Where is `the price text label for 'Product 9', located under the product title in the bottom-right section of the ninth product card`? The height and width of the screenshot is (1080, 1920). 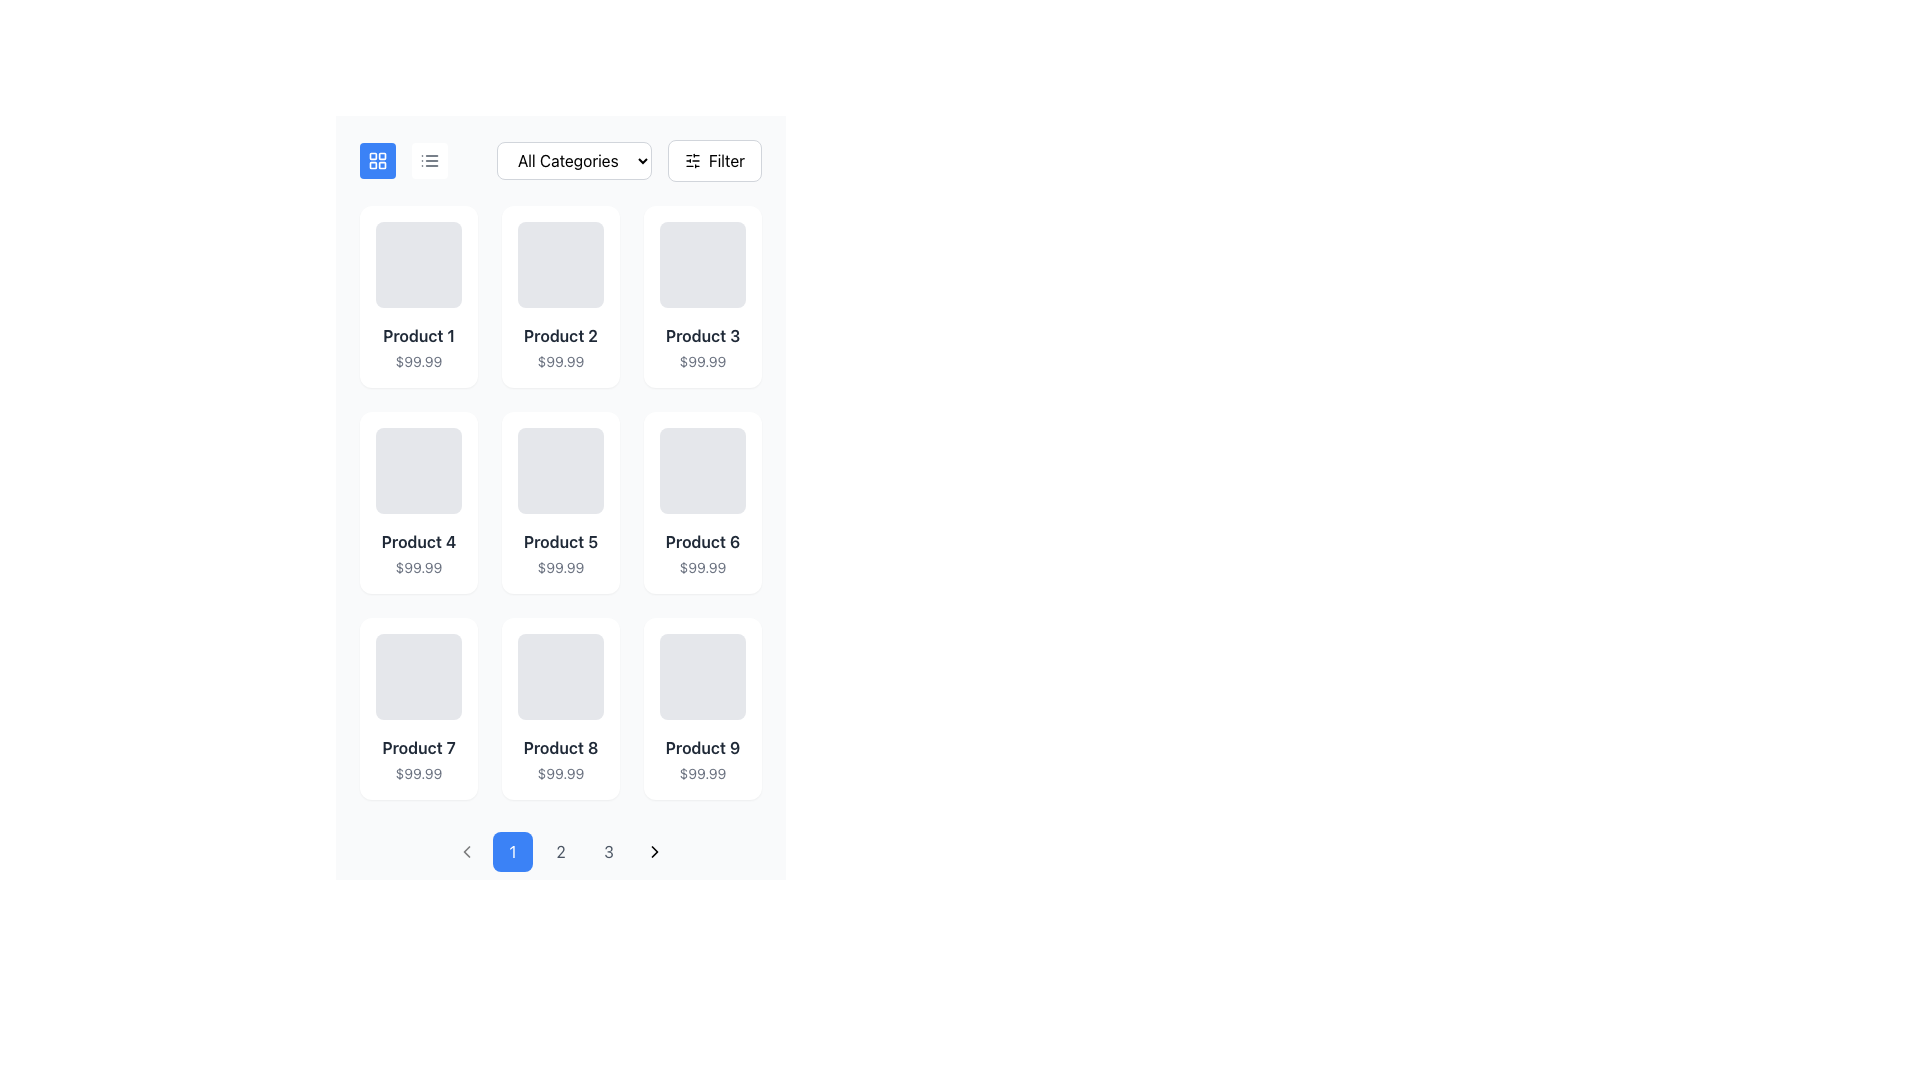
the price text label for 'Product 9', located under the product title in the bottom-right section of the ninth product card is located at coordinates (702, 773).